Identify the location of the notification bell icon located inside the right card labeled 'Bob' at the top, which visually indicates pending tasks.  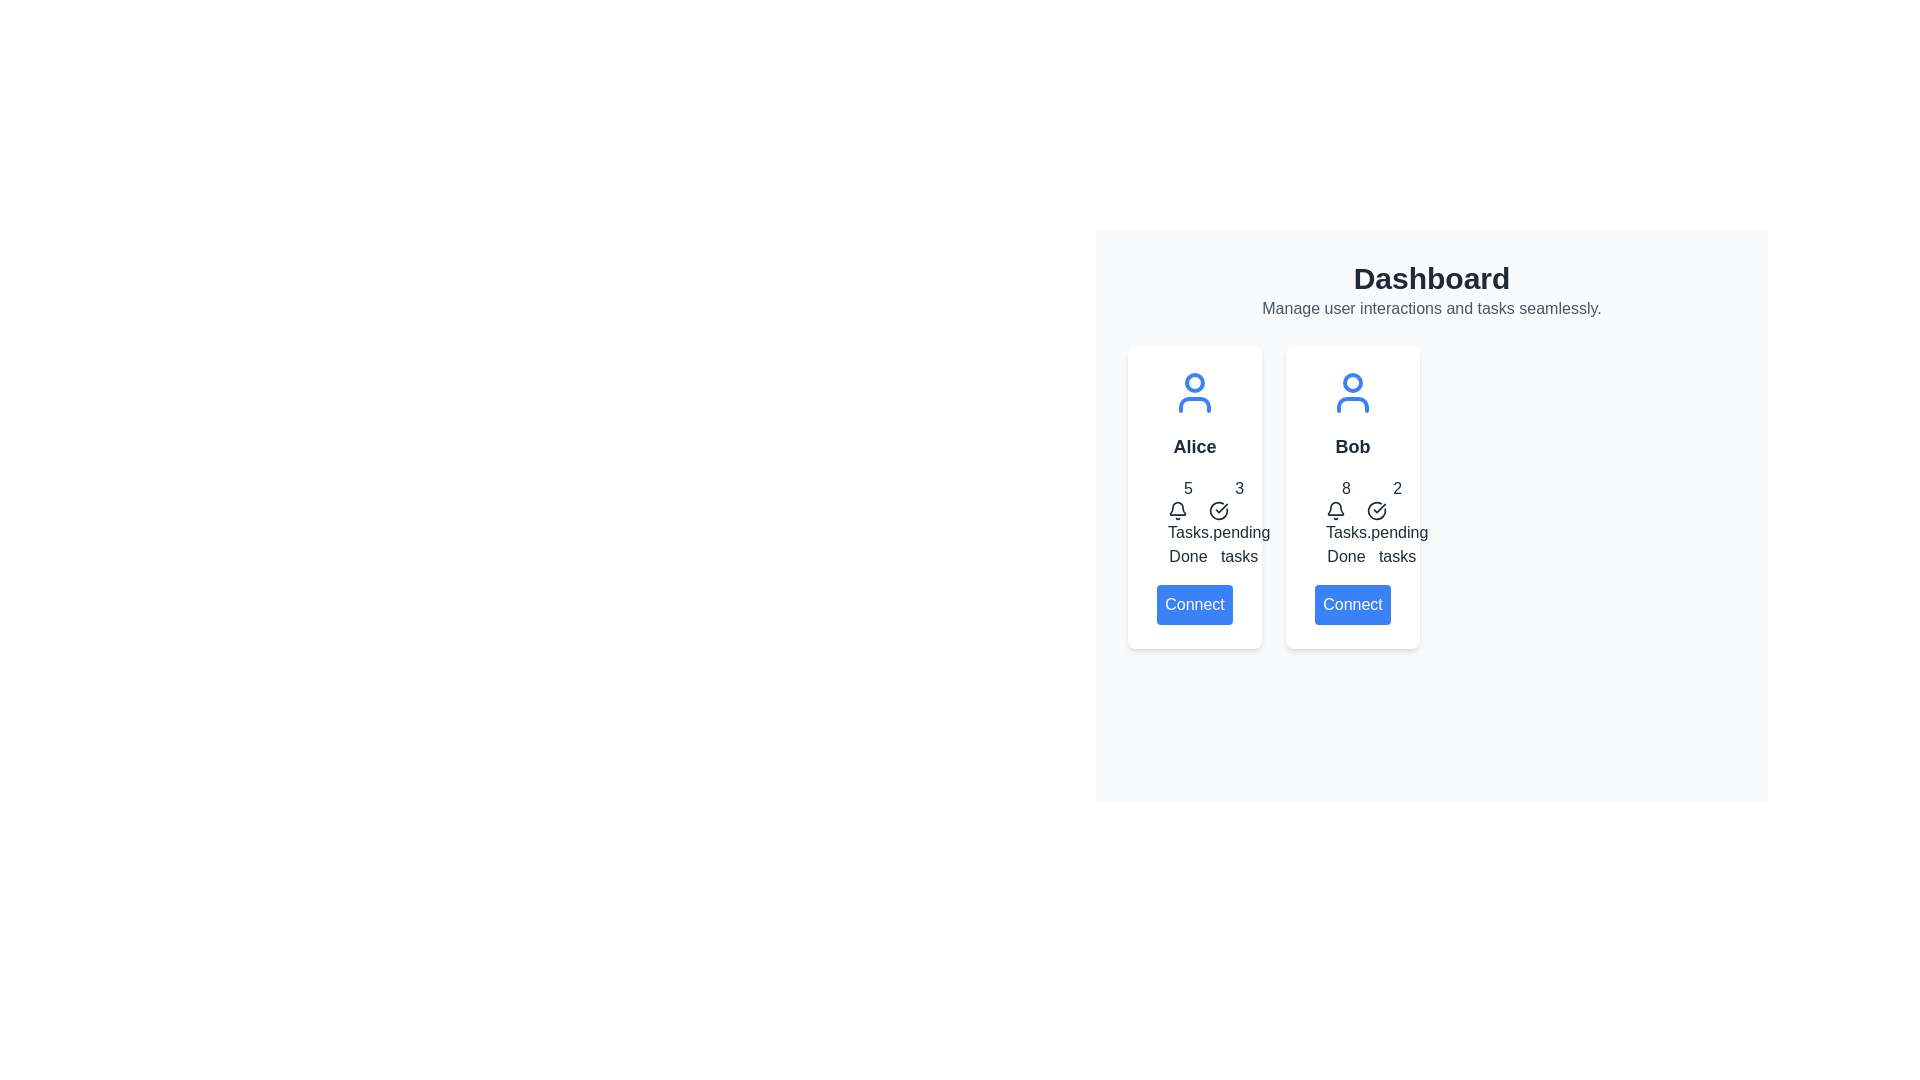
(1177, 507).